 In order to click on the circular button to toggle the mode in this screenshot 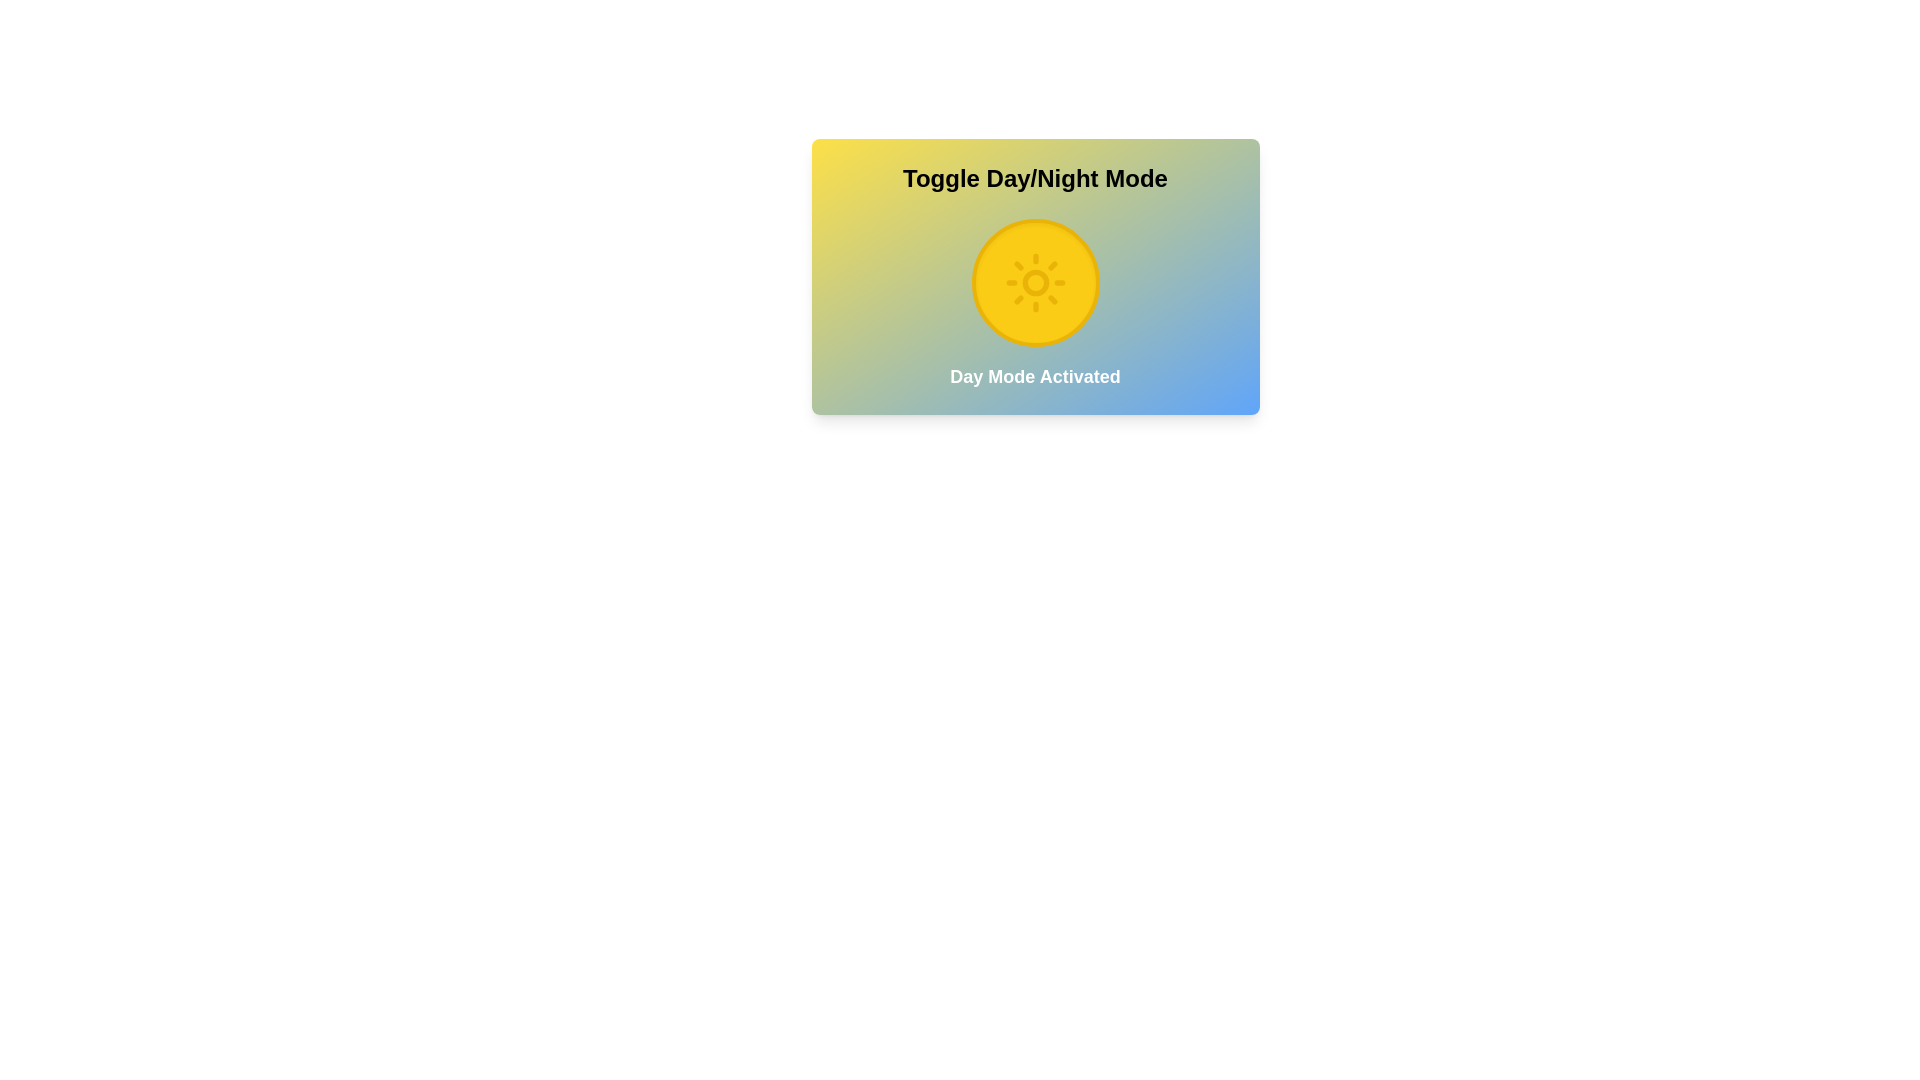, I will do `click(1035, 282)`.